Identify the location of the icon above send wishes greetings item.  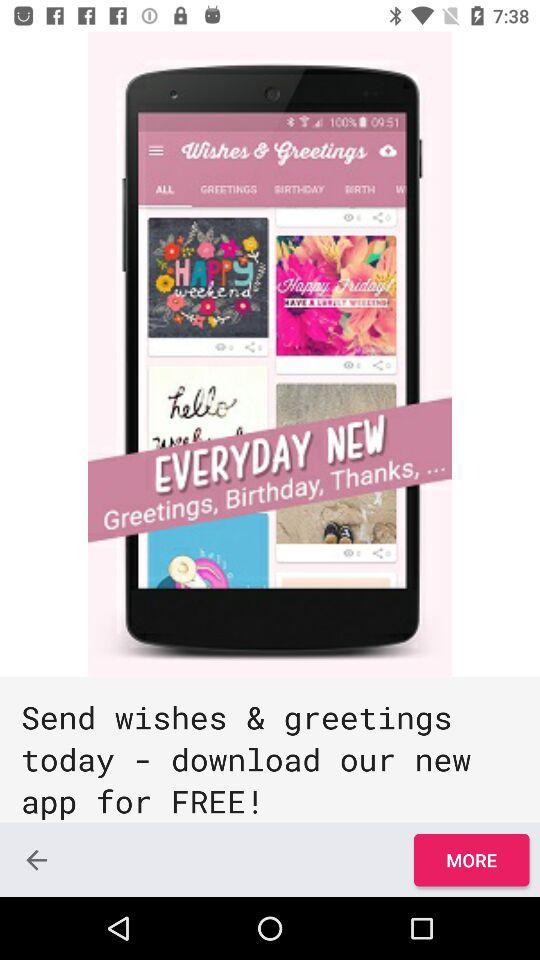
(270, 353).